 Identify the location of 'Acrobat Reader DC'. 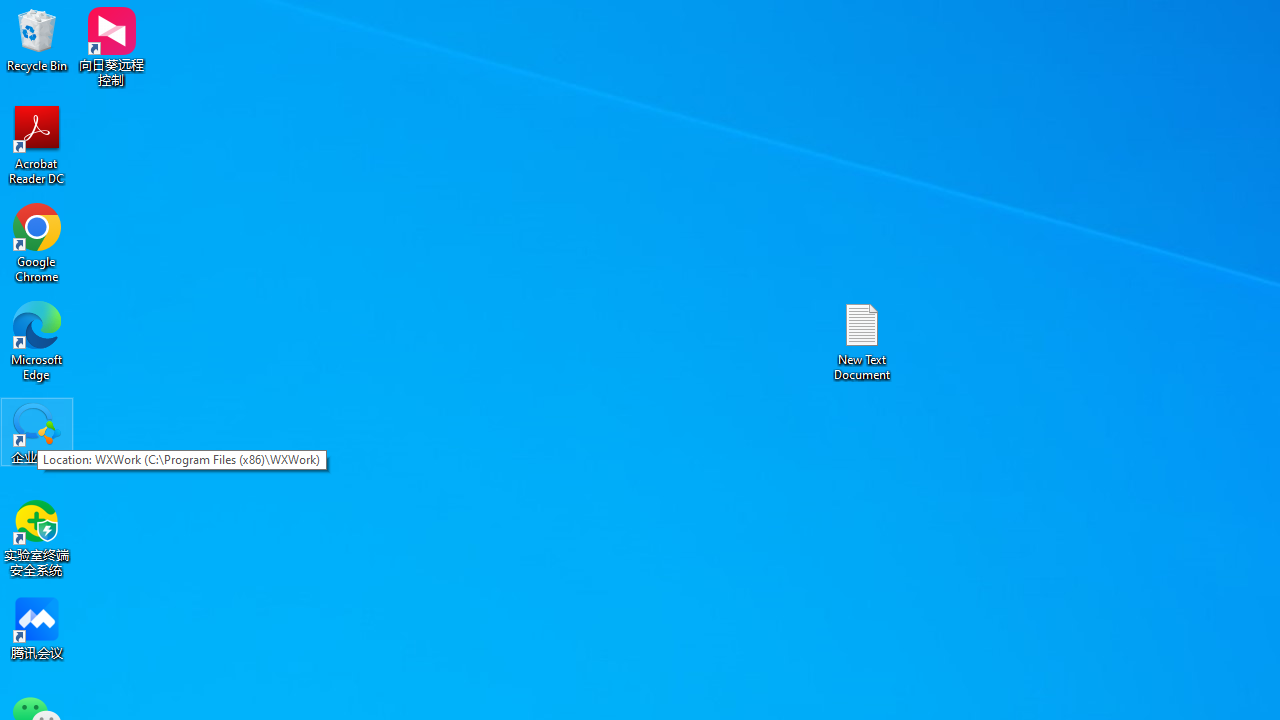
(37, 144).